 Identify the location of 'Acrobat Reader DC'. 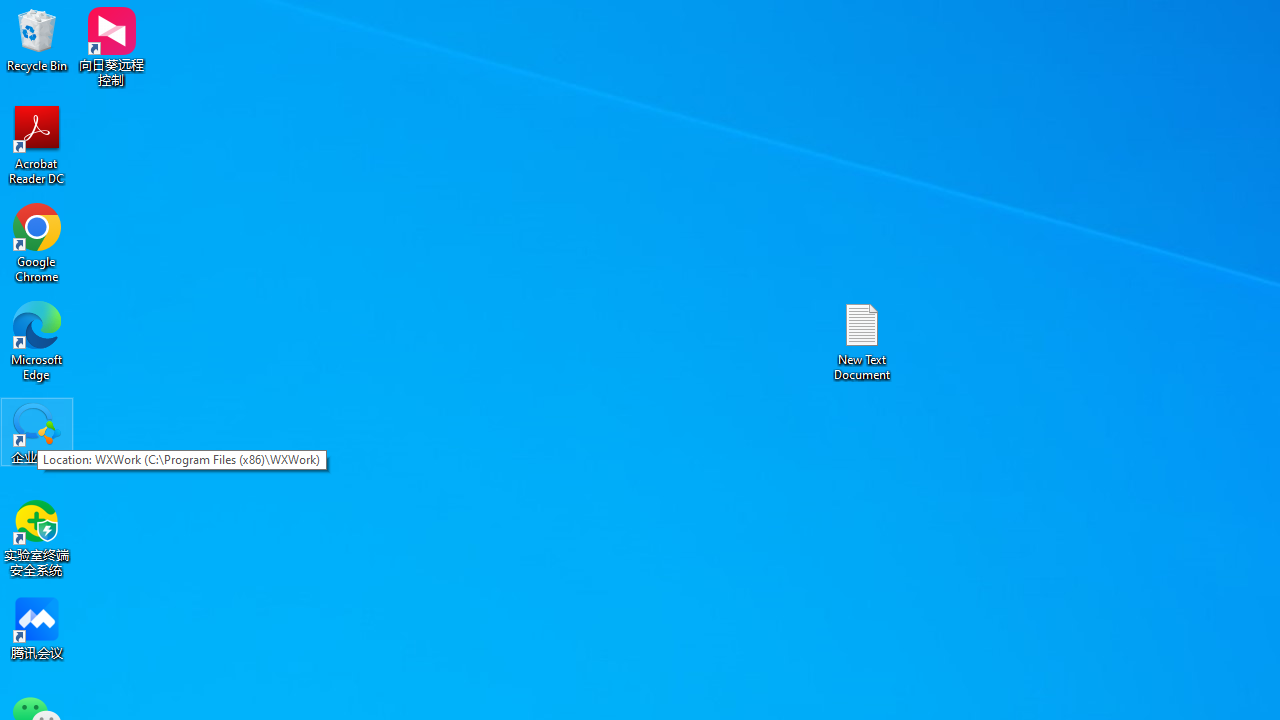
(37, 144).